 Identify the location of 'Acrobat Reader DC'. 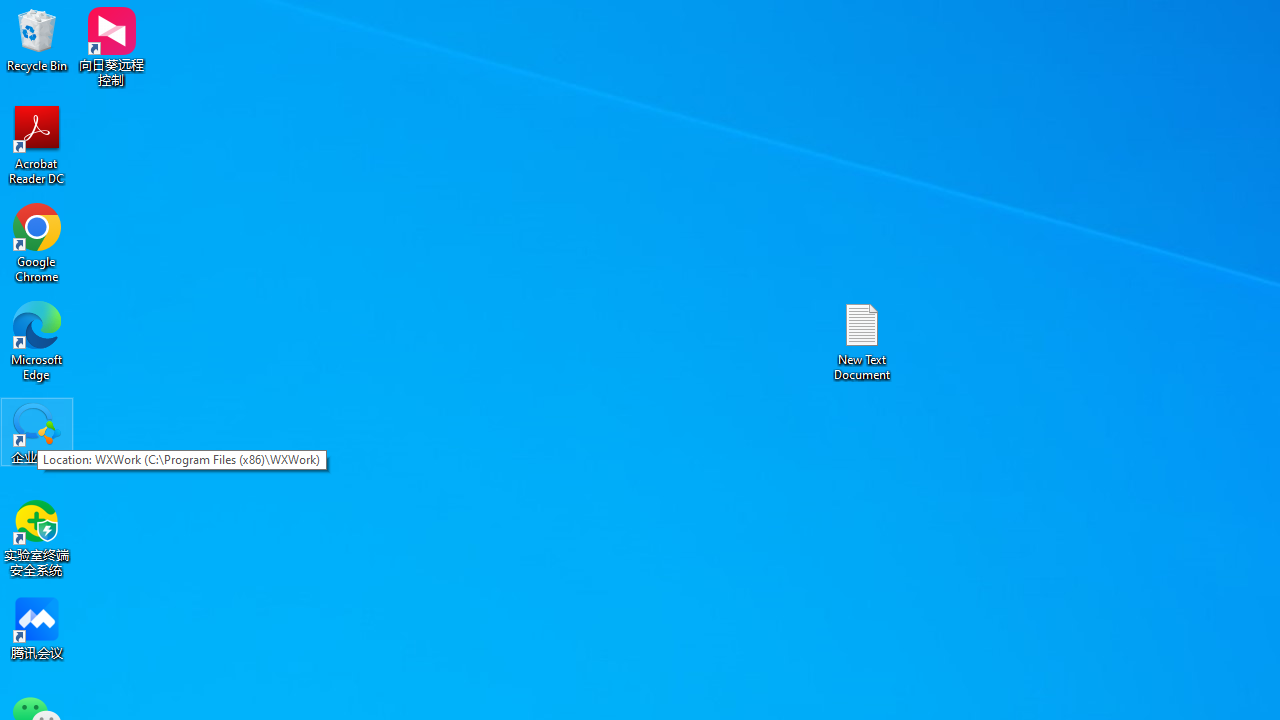
(37, 144).